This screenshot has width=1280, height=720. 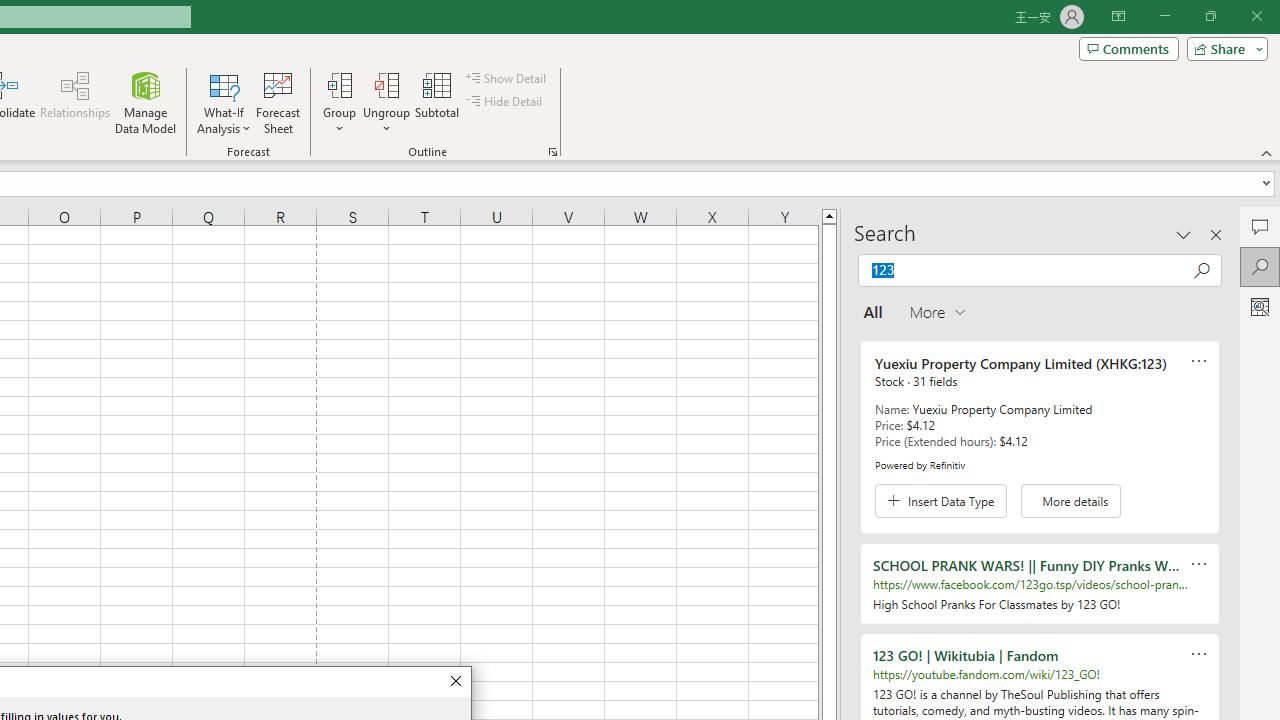 What do you see at coordinates (507, 77) in the screenshot?
I see `'Show Detail'` at bounding box center [507, 77].